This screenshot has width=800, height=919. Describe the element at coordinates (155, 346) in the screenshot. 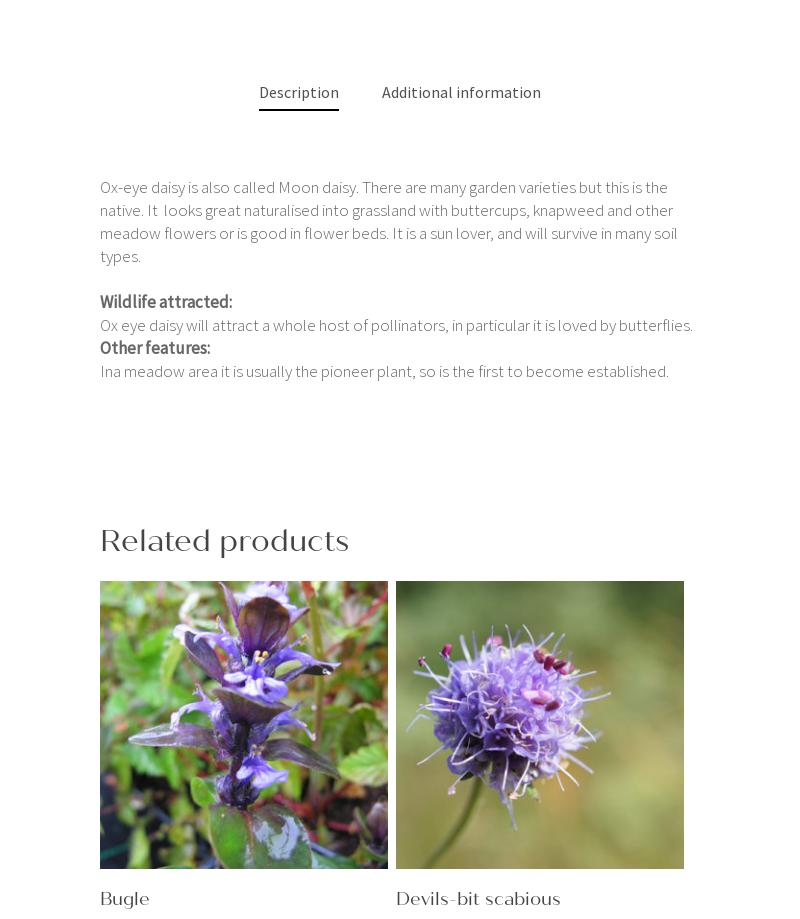

I see `'Other features:'` at that location.